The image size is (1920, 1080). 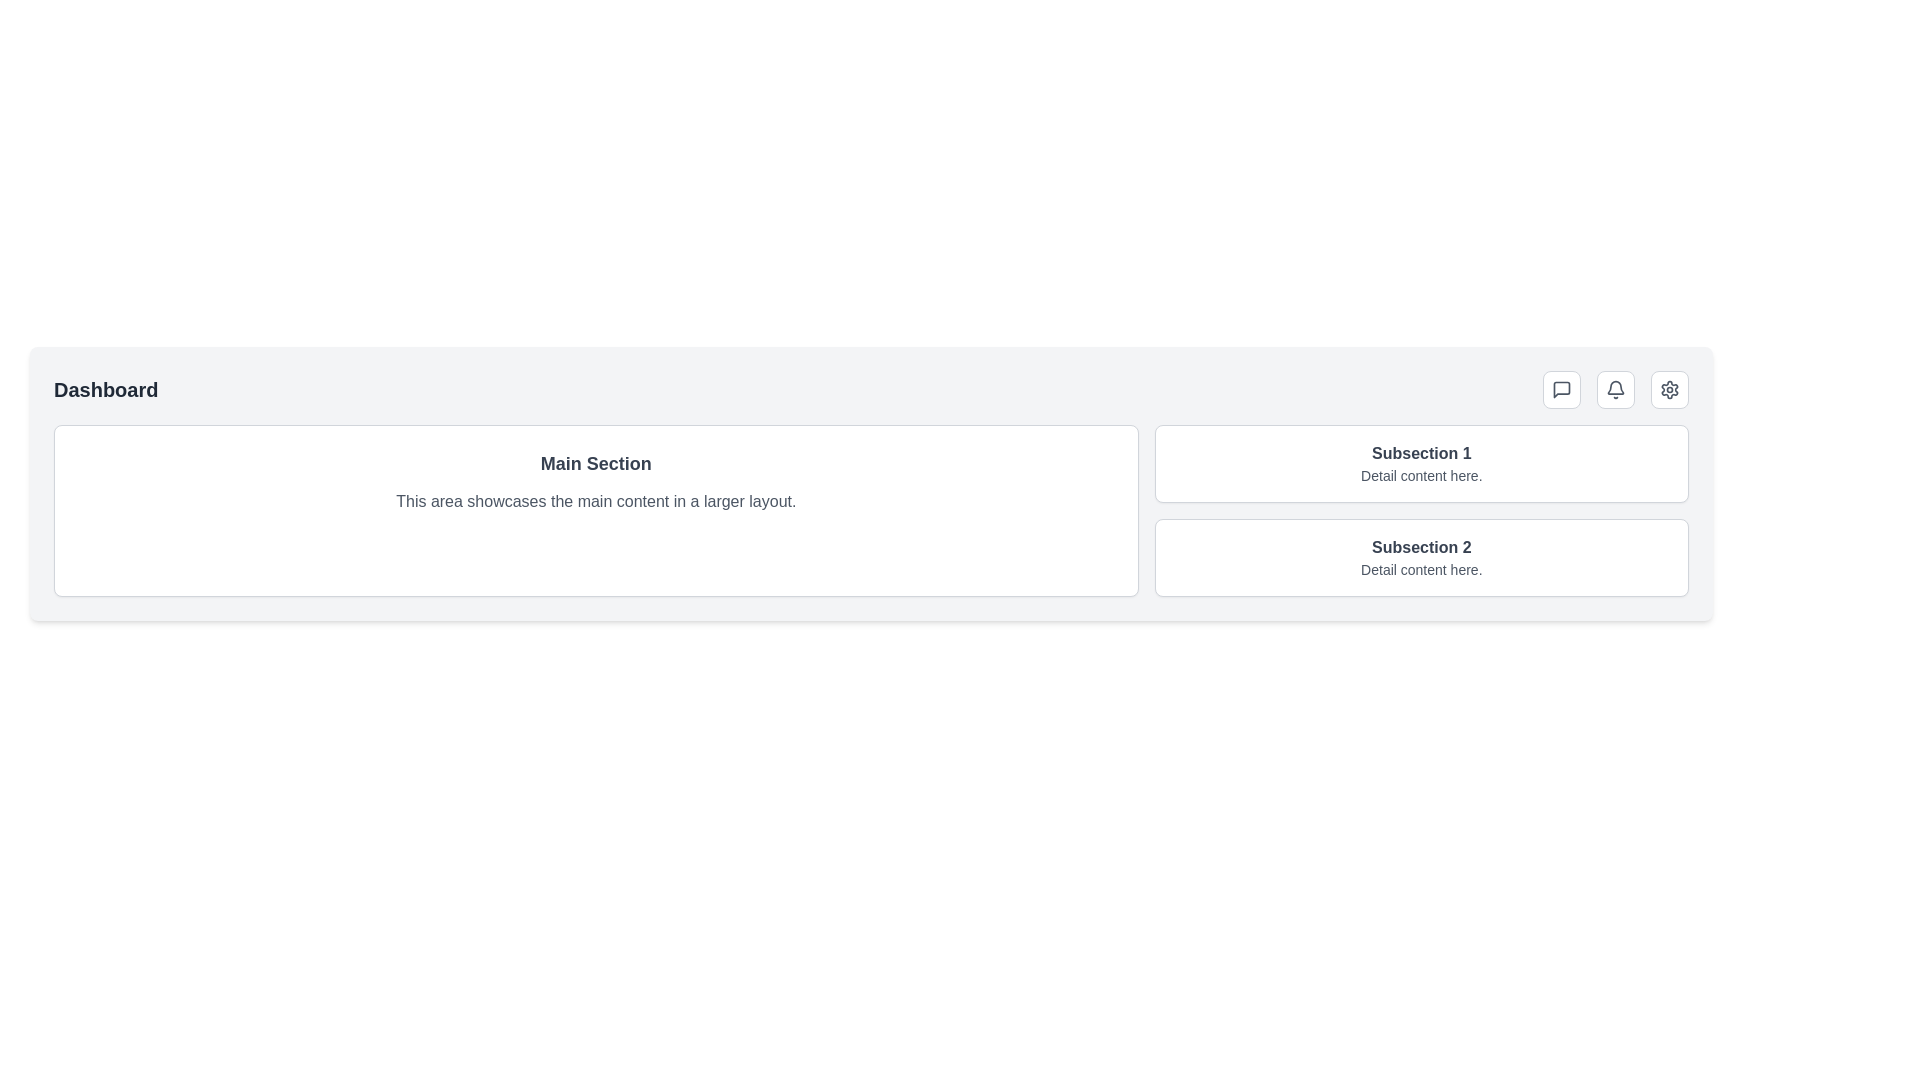 What do you see at coordinates (1420, 570) in the screenshot?
I see `text label displaying 'Detail content here.' located directly below 'Subsection 2' in the second column on the right side of the interface layout` at bounding box center [1420, 570].